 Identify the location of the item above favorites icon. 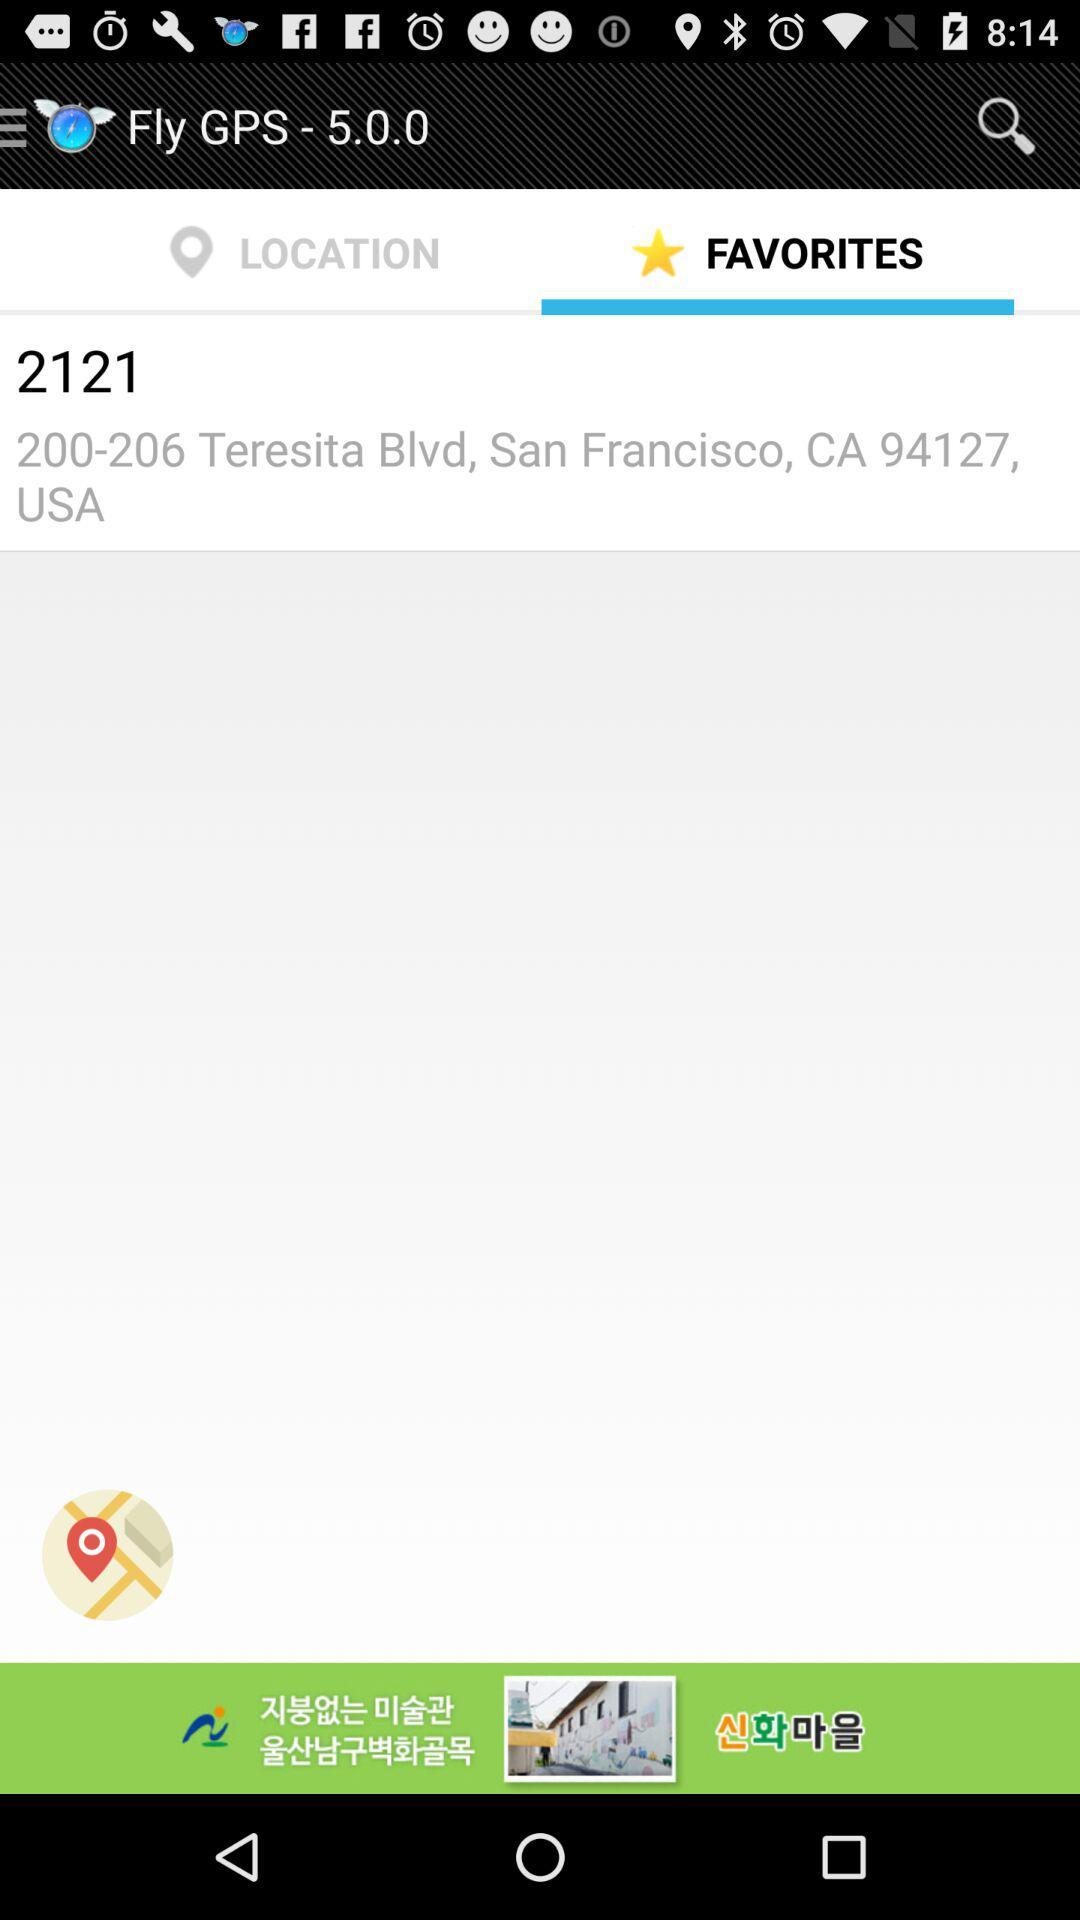
(1006, 124).